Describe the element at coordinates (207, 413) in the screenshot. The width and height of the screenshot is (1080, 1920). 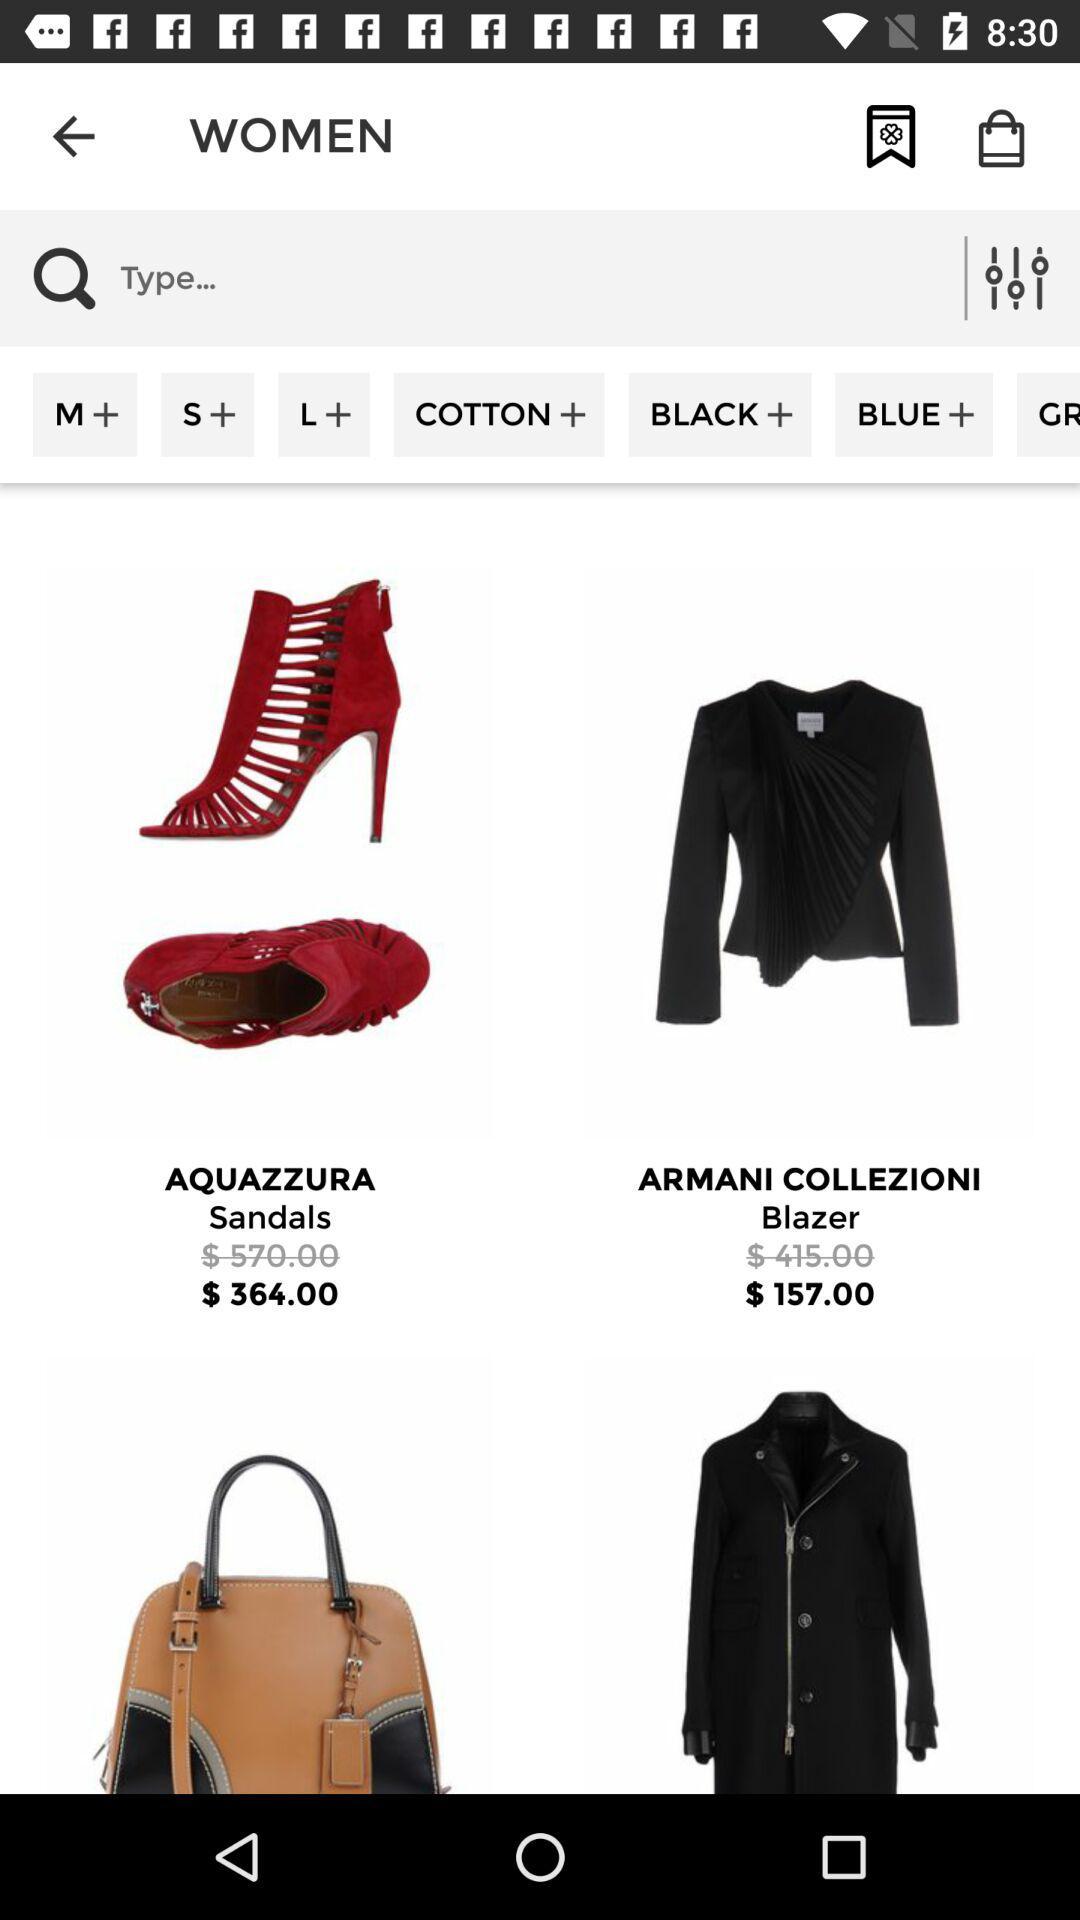
I see `the item next to the m icon` at that location.